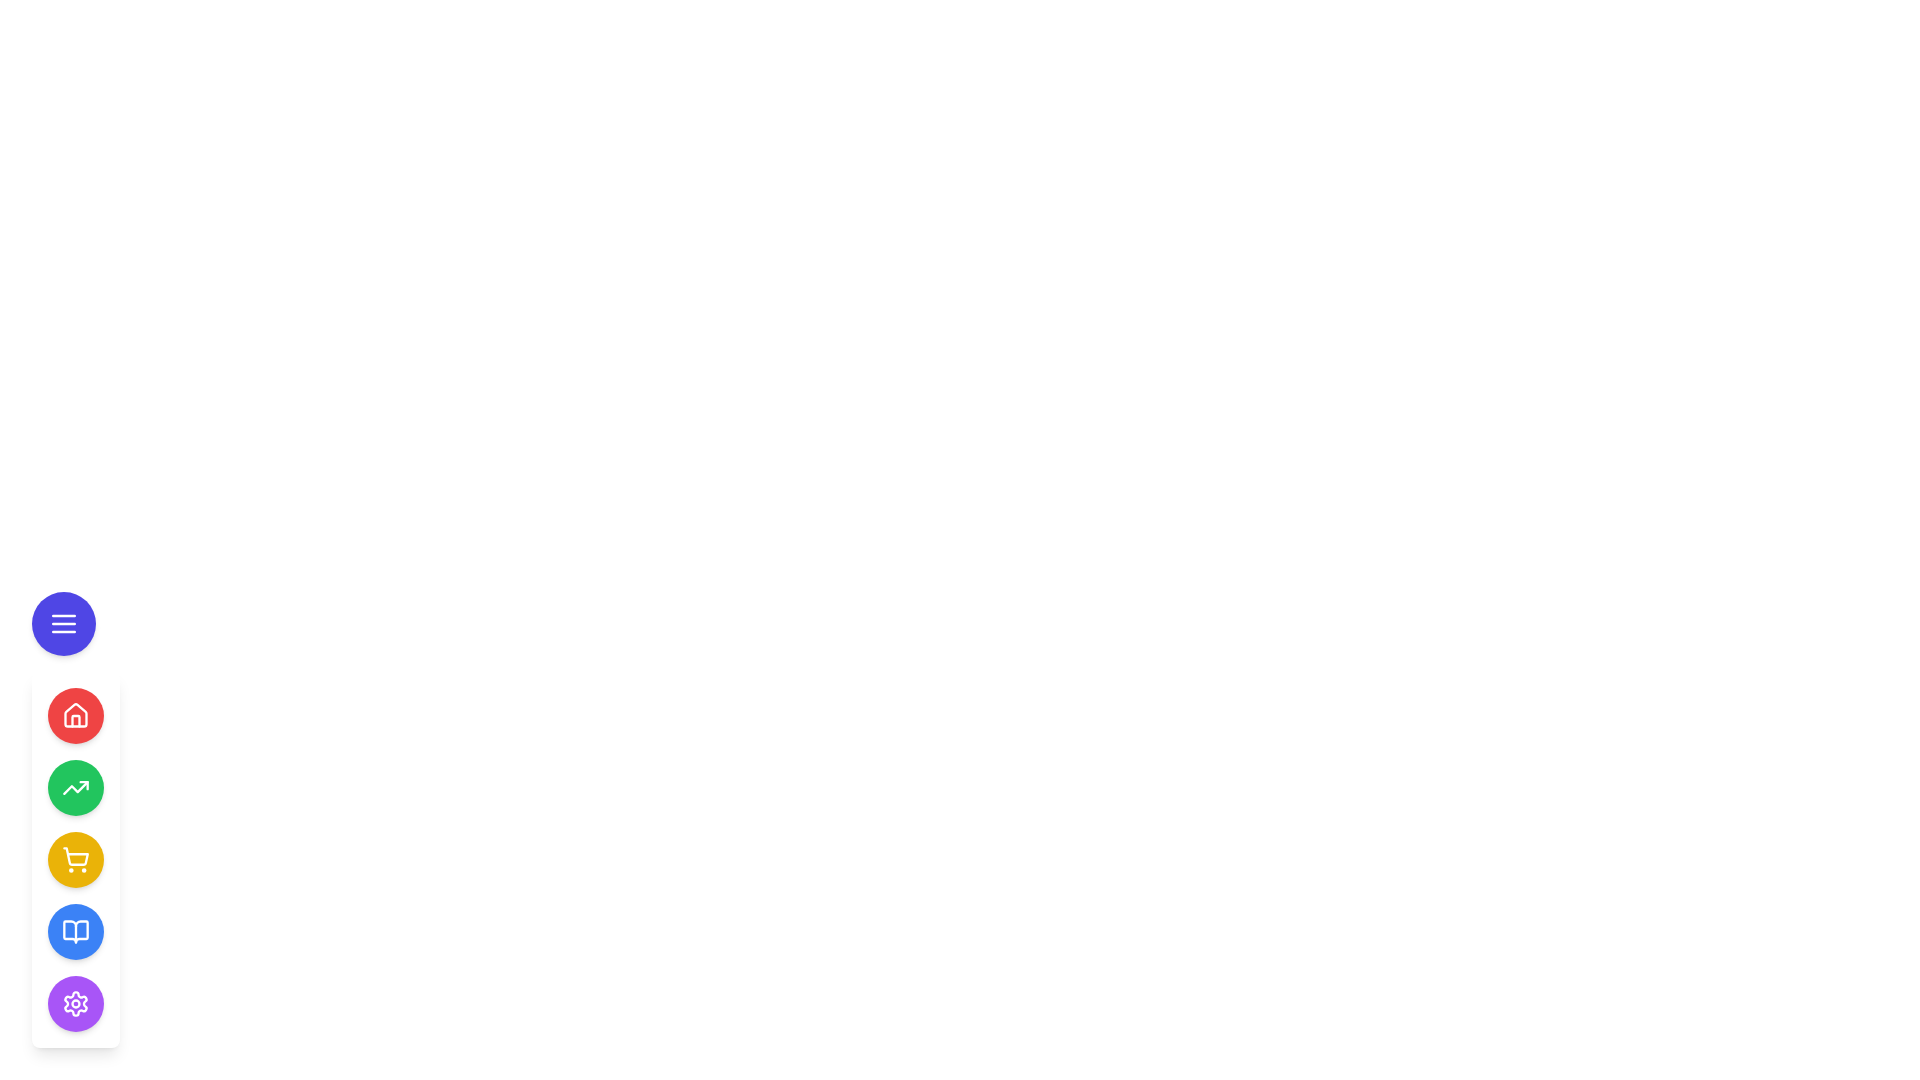 The height and width of the screenshot is (1080, 1920). Describe the element at coordinates (76, 715) in the screenshot. I see `the navigation icon located inside the circular button, which is the second option in the vertical navigation menu below the purple button with three horizontal lines` at that location.